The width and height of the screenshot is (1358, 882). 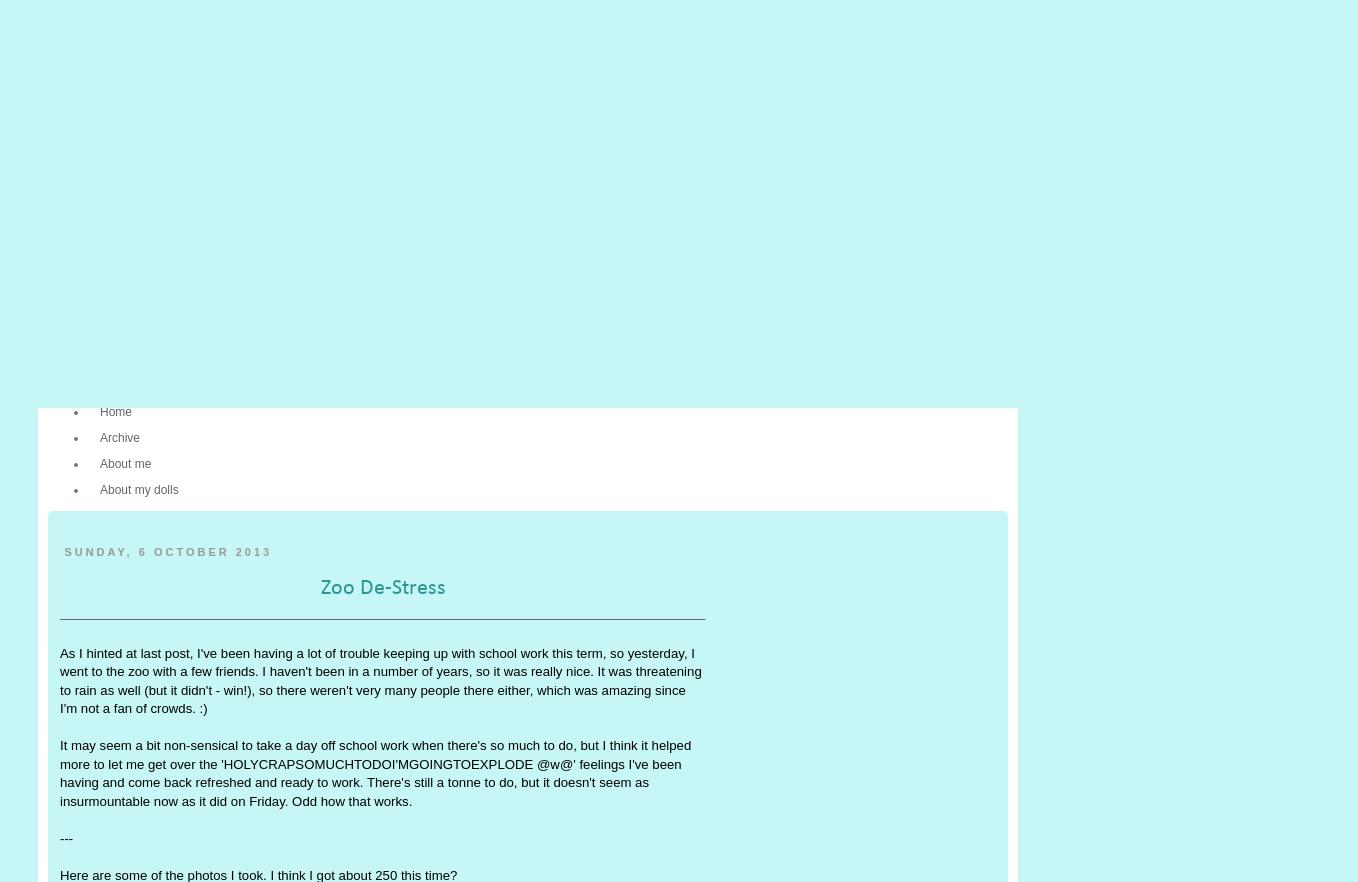 What do you see at coordinates (375, 772) in the screenshot?
I see `'It may seem a bit non-sensical to take a day off school work when there's so much to do, but I think it helped more to let me get over the 'HOLYCRAPSOMUCHTODOI'MGOINGTOEXPLODE @w@' feelings I've been having and come back refreshed and ready to work. There's still a tonne to do, but it doesn't seem as insurmountable now as it did on Friday. Odd how that works.'` at bounding box center [375, 772].